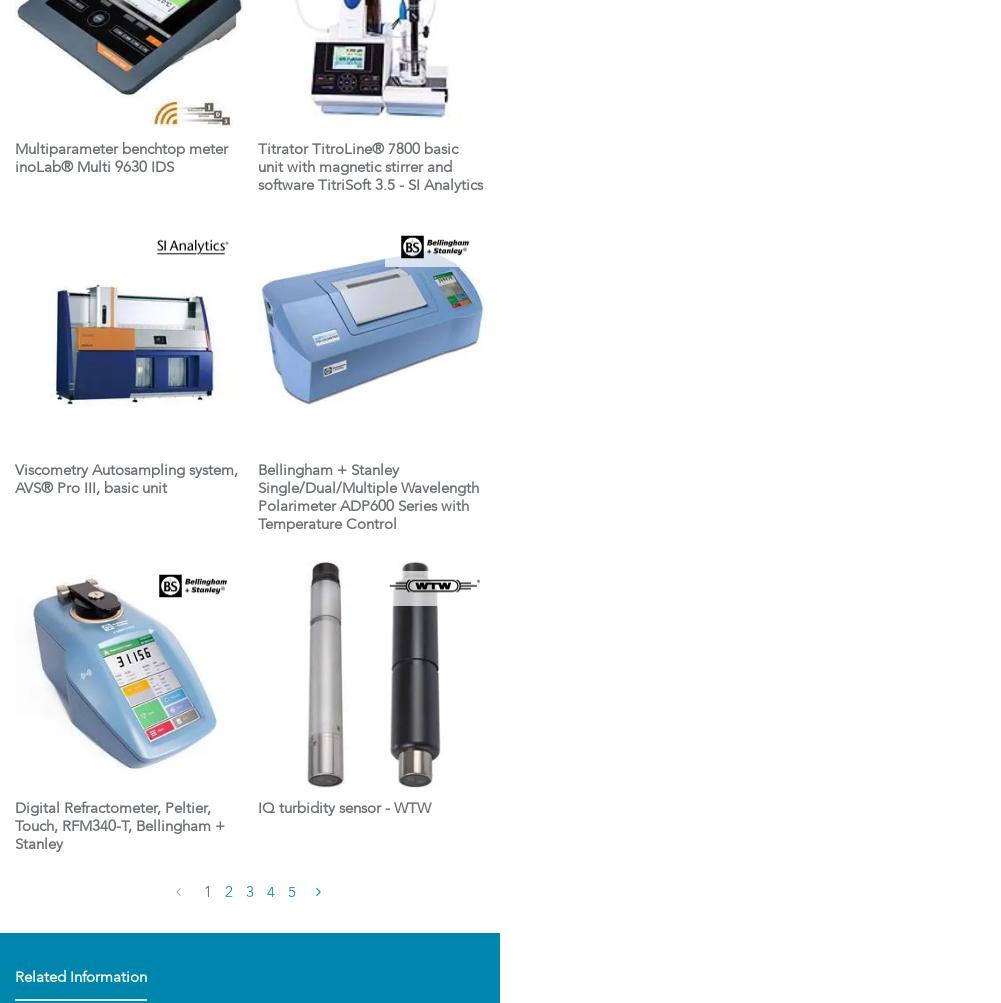 This screenshot has width=1001, height=1003. What do you see at coordinates (368, 167) in the screenshot?
I see `'Titrator TitroLine® 7800 basic unit with magnetic stirrer and software TitriSoft 3.5 - SI Analytics'` at bounding box center [368, 167].